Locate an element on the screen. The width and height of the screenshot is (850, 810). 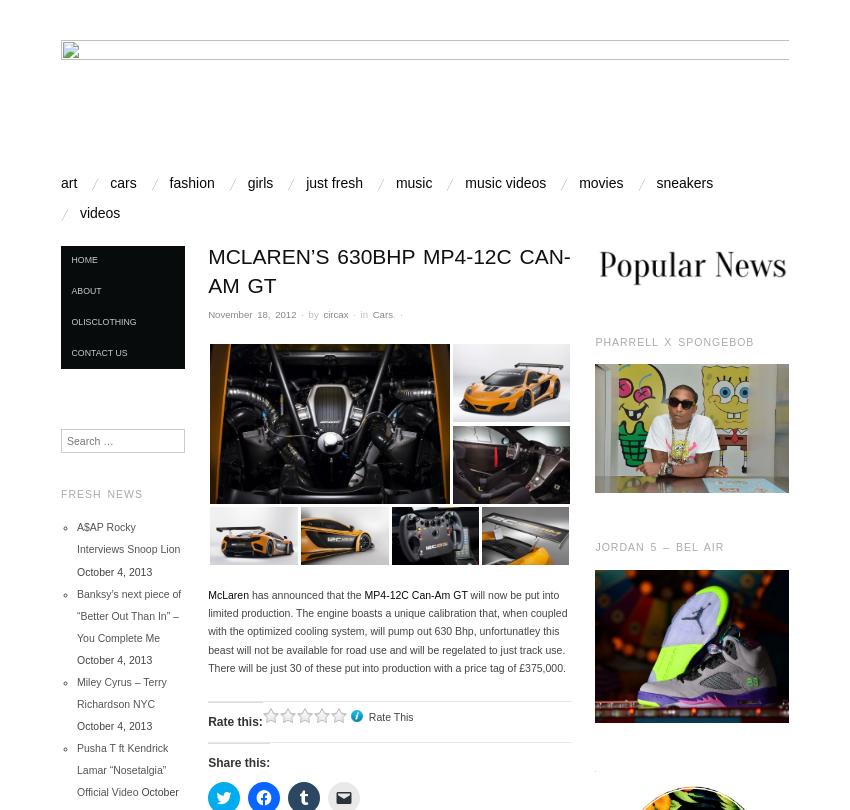
'Contact Us' is located at coordinates (98, 351).